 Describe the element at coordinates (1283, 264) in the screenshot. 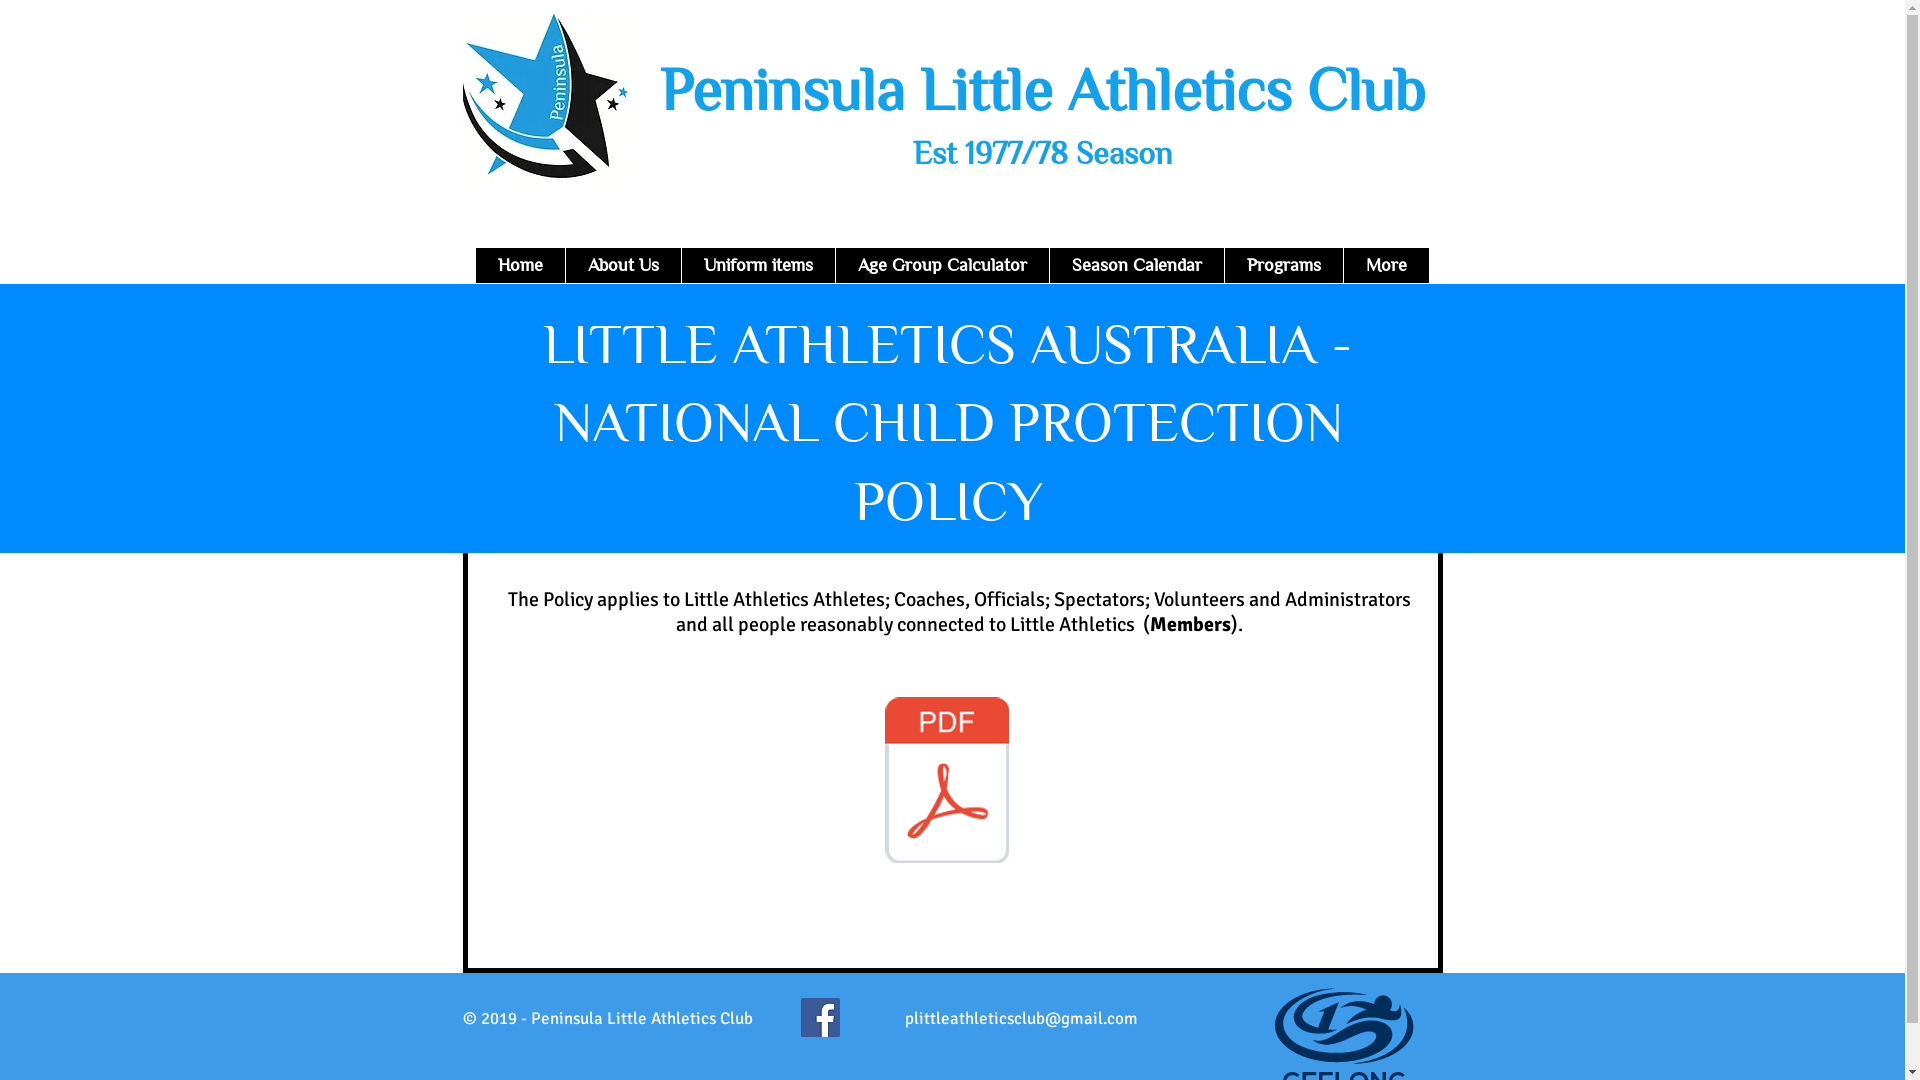

I see `'Programs'` at that location.